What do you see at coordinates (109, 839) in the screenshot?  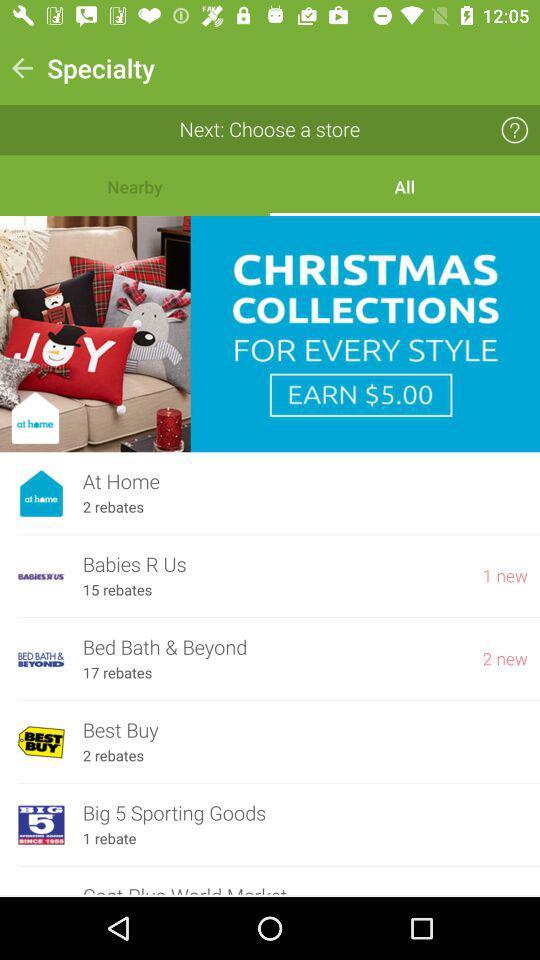 I see `1 rebate` at bounding box center [109, 839].